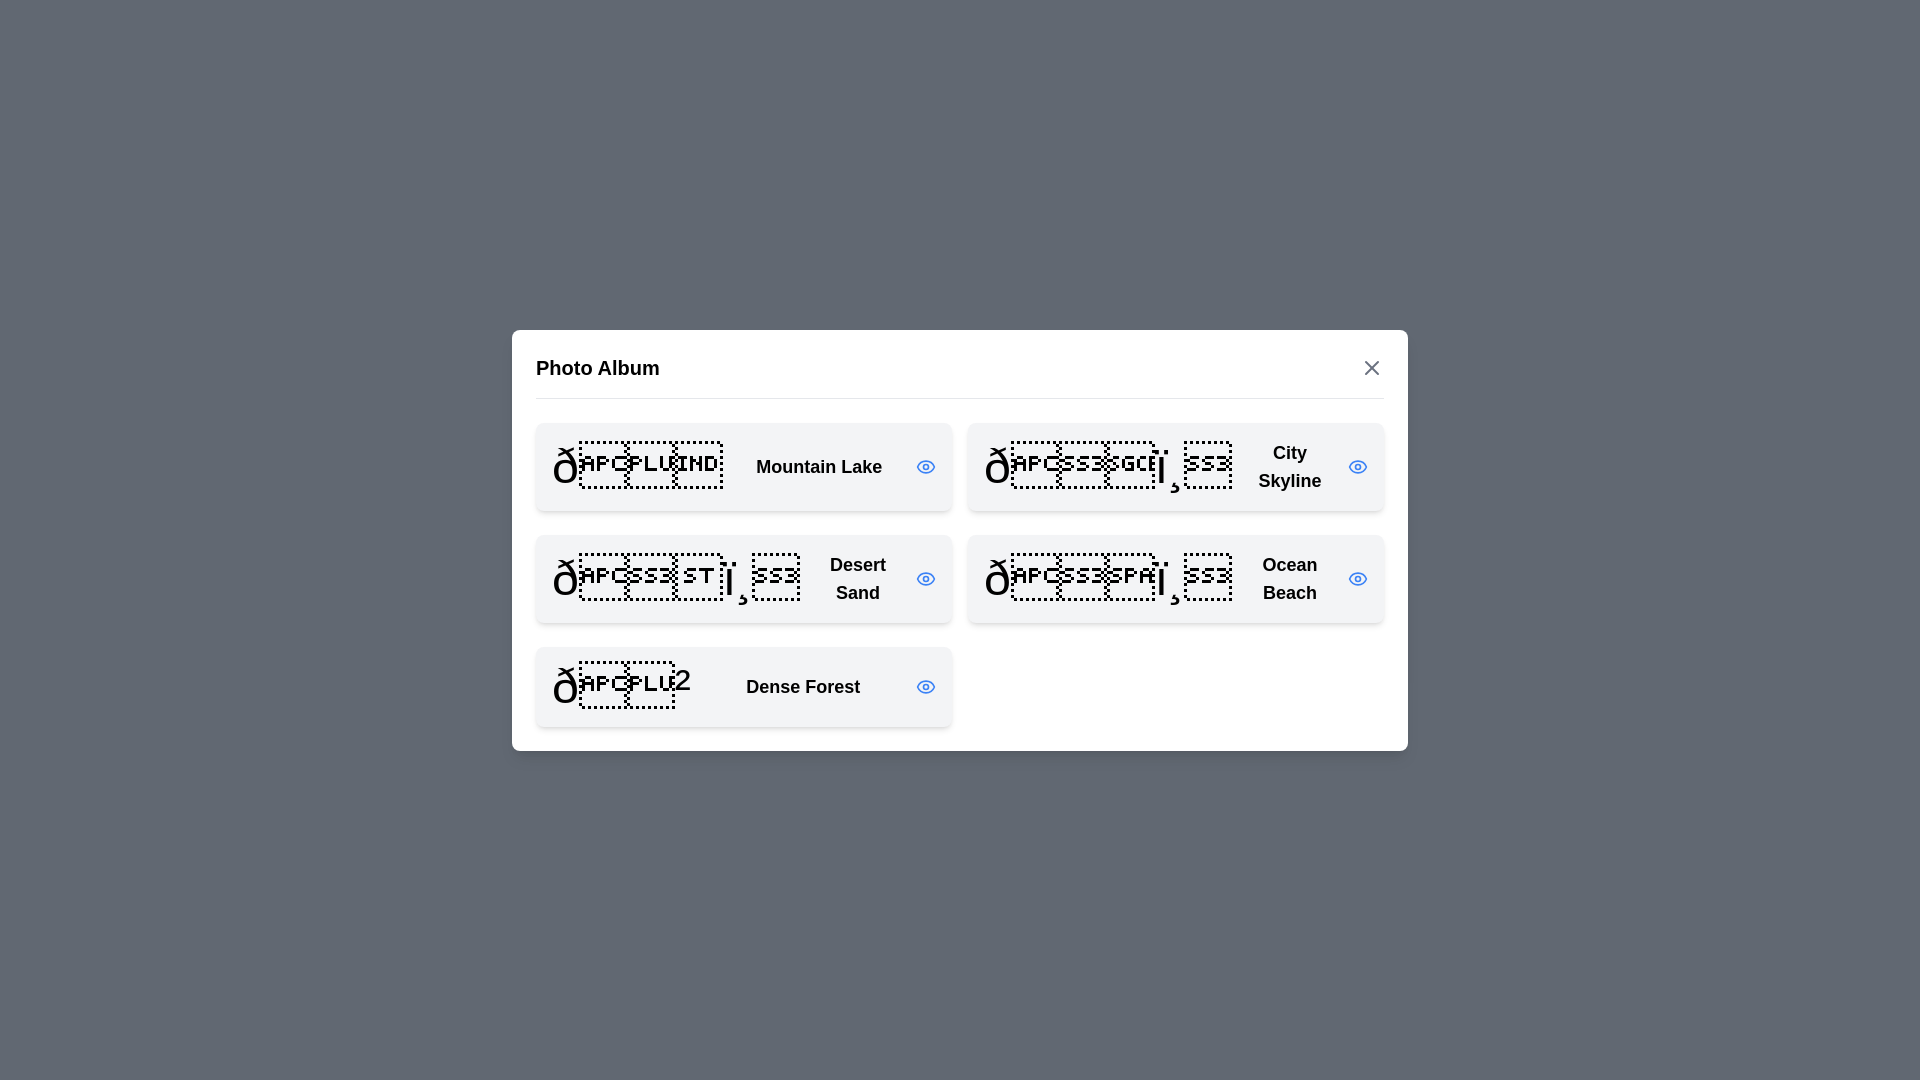 The height and width of the screenshot is (1080, 1920). What do you see at coordinates (1371, 367) in the screenshot?
I see `the close button at the top-right corner of the modal to close the Photo Album Viewer` at bounding box center [1371, 367].